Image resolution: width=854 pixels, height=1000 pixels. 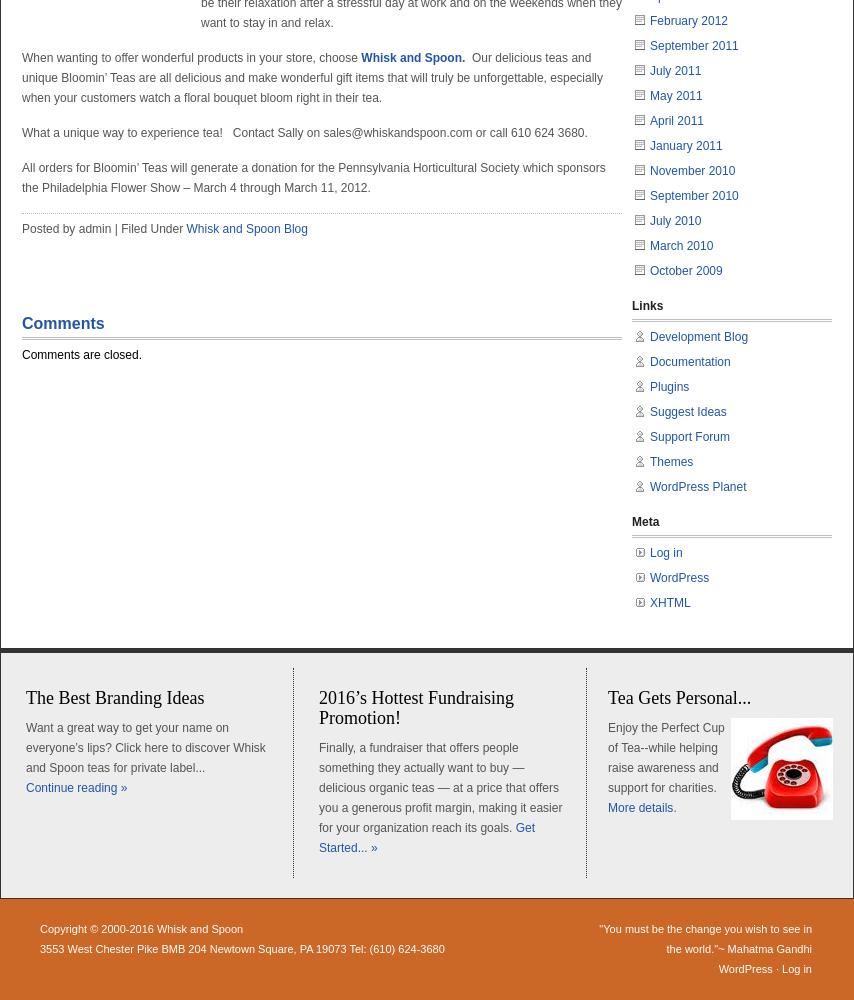 I want to click on 'October 2009', so click(x=685, y=271).